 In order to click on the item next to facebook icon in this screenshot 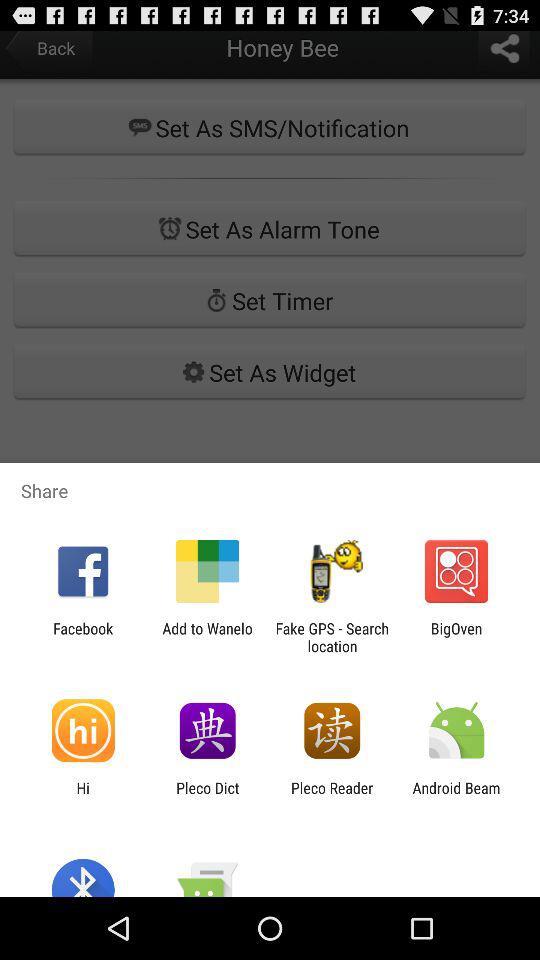, I will do `click(206, 636)`.